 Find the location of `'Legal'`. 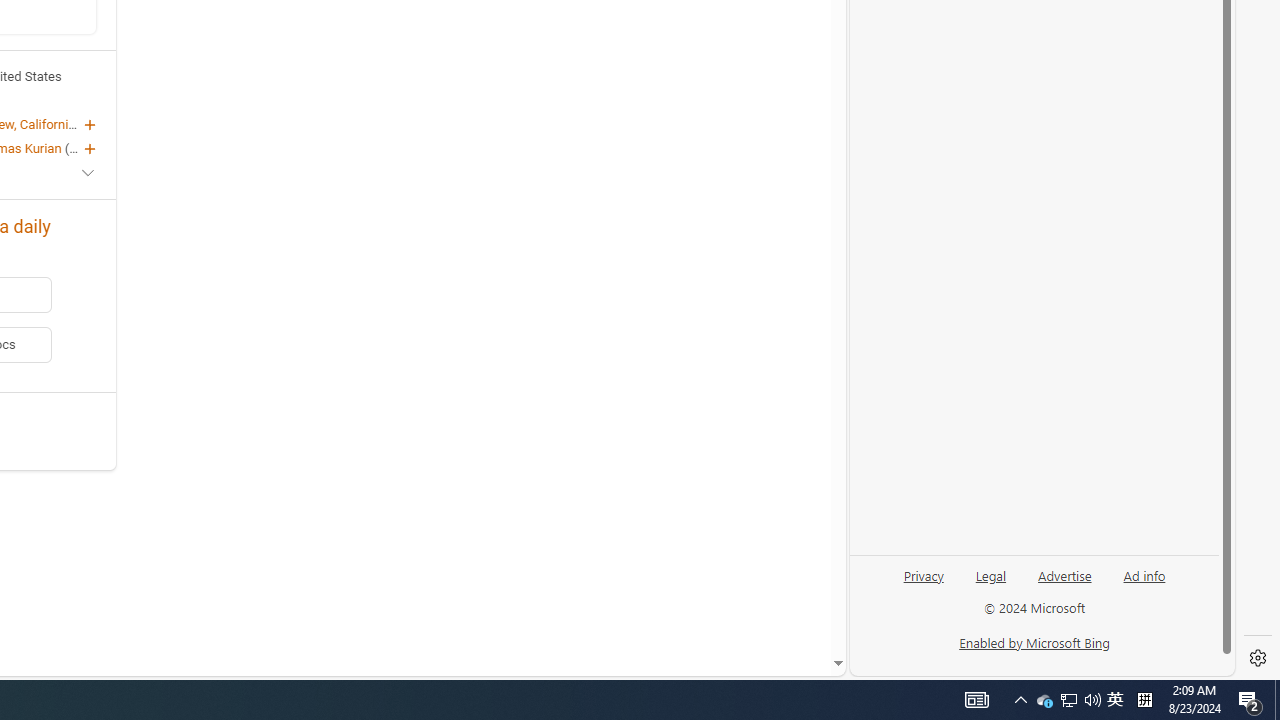

'Legal' is located at coordinates (991, 574).